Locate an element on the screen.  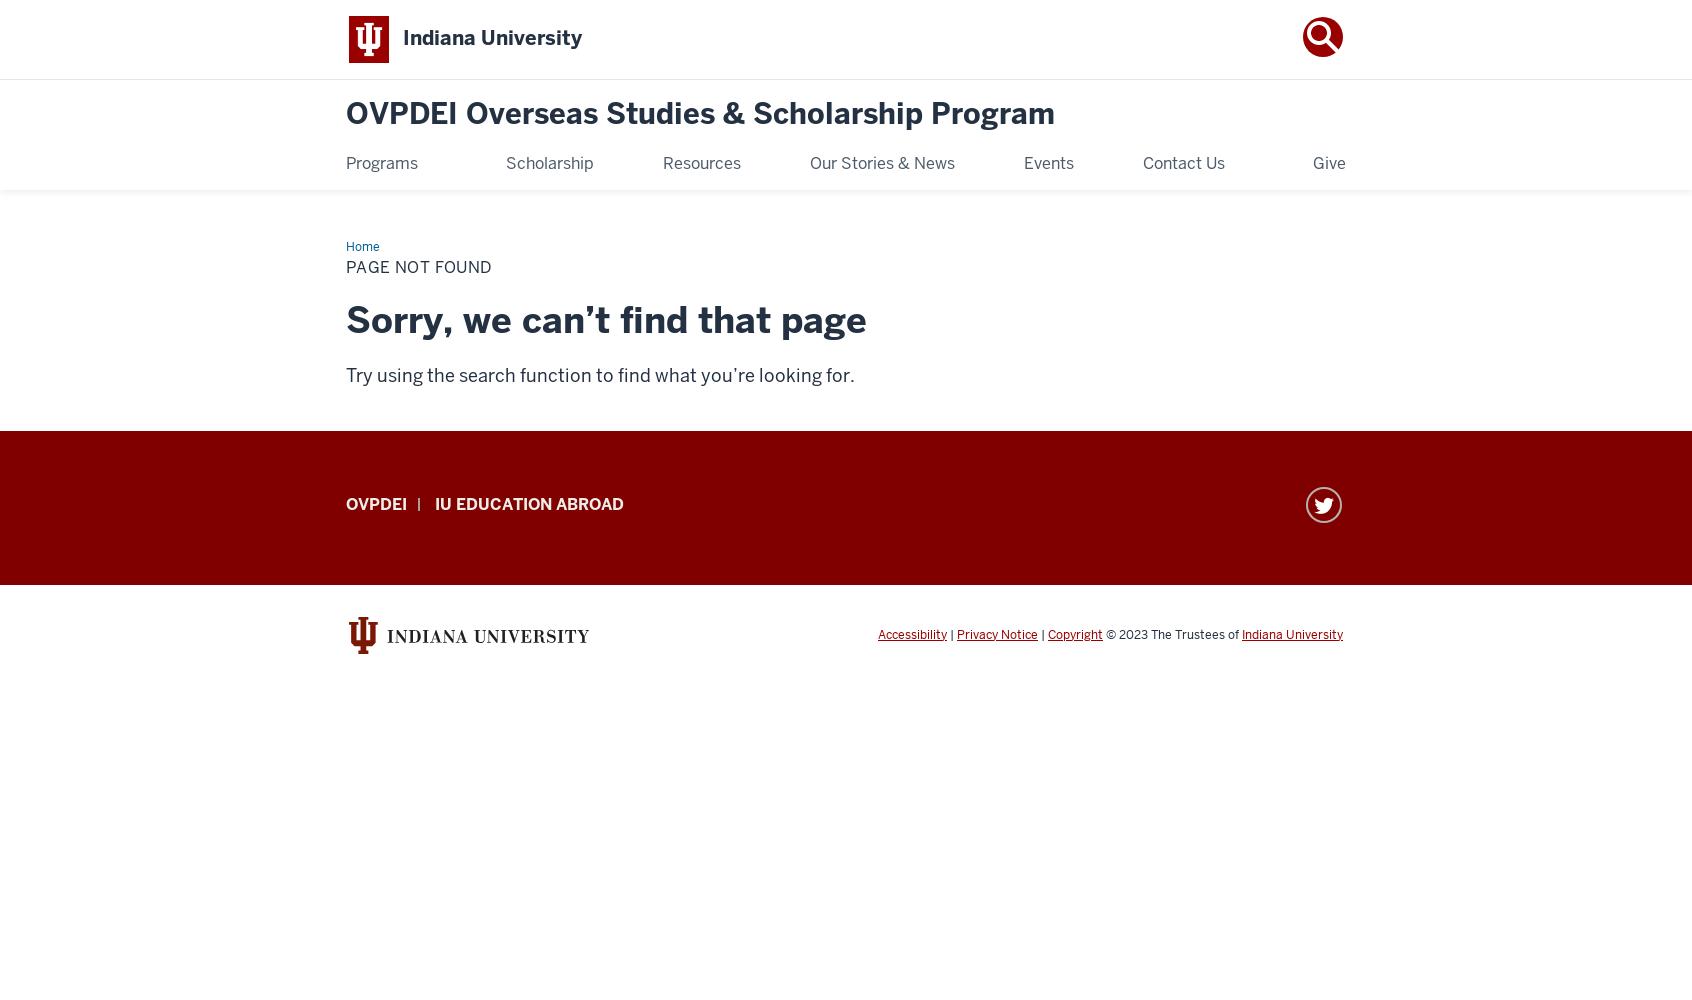
'Home' is located at coordinates (362, 245).